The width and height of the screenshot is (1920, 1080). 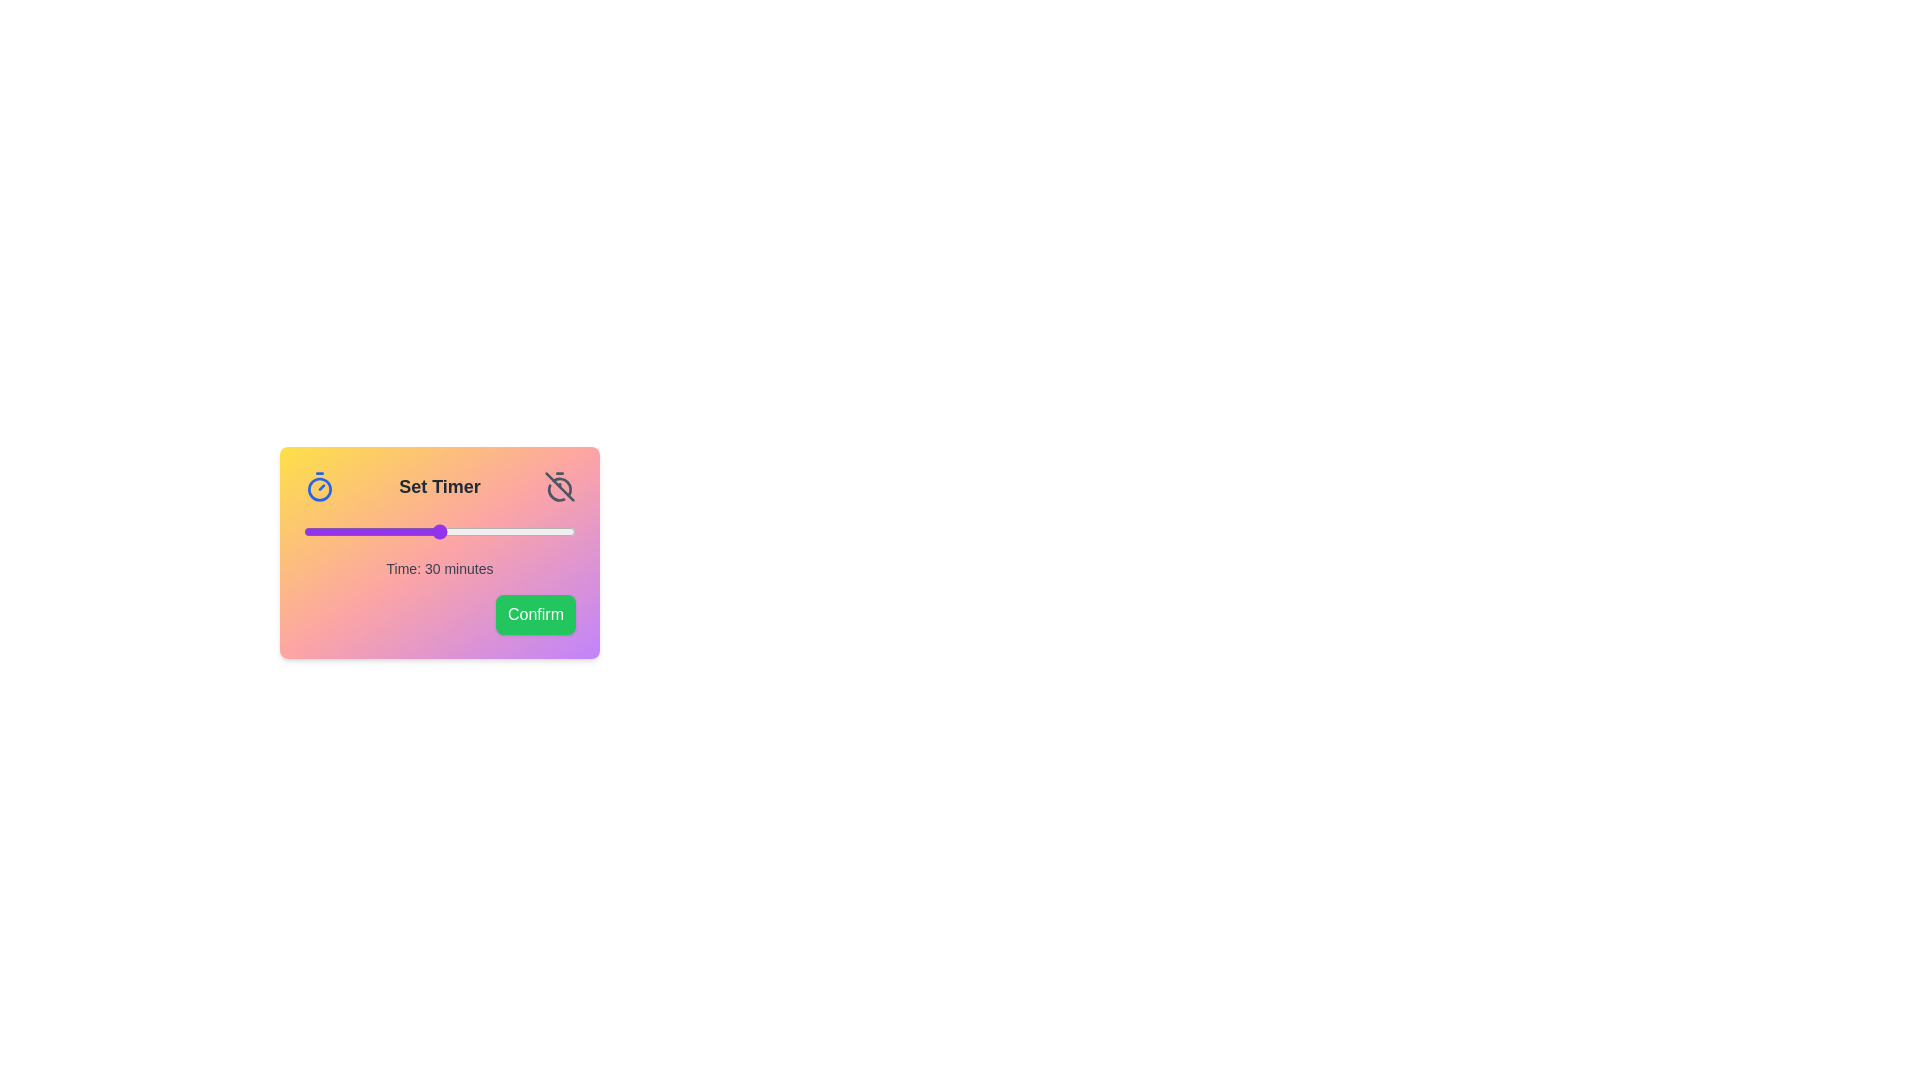 What do you see at coordinates (499, 531) in the screenshot?
I see `the slider to the desired time value 43 minutes` at bounding box center [499, 531].